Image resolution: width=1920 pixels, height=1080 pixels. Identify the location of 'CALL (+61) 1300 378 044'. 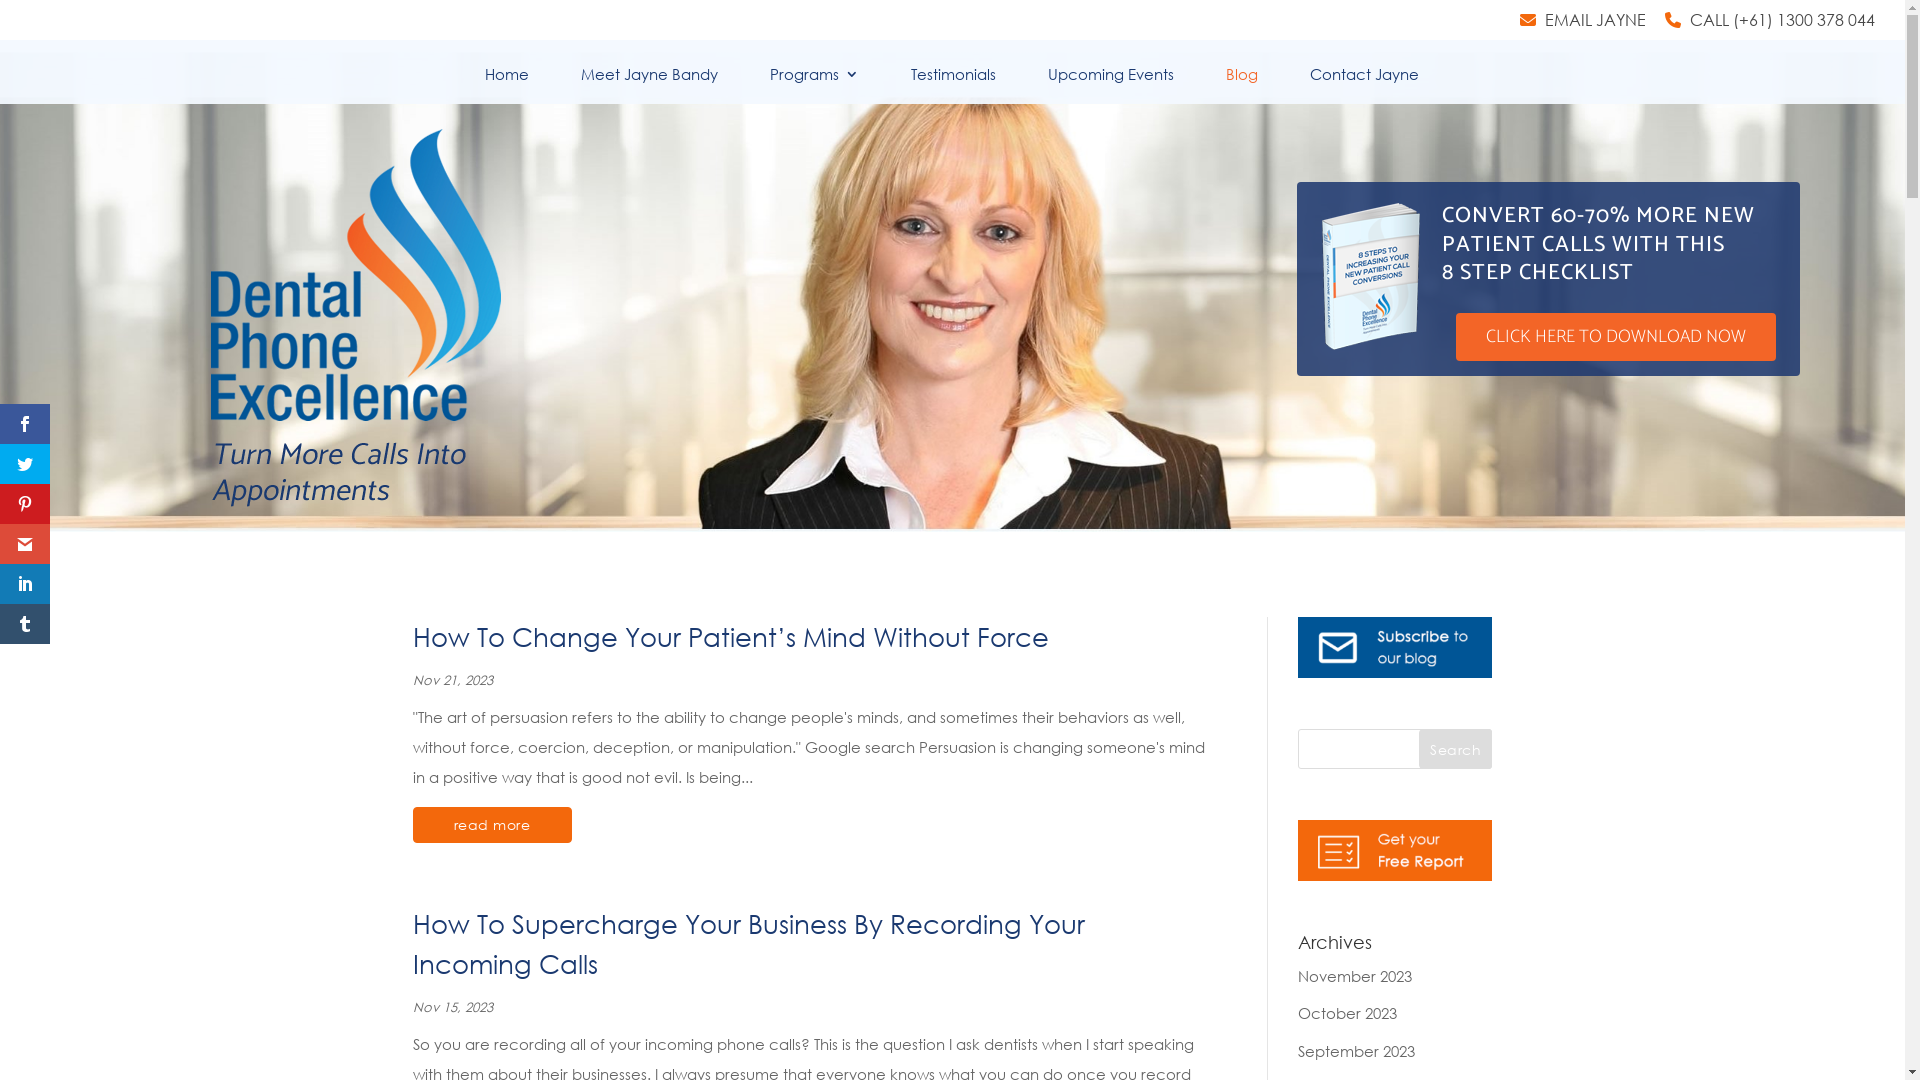
(1770, 26).